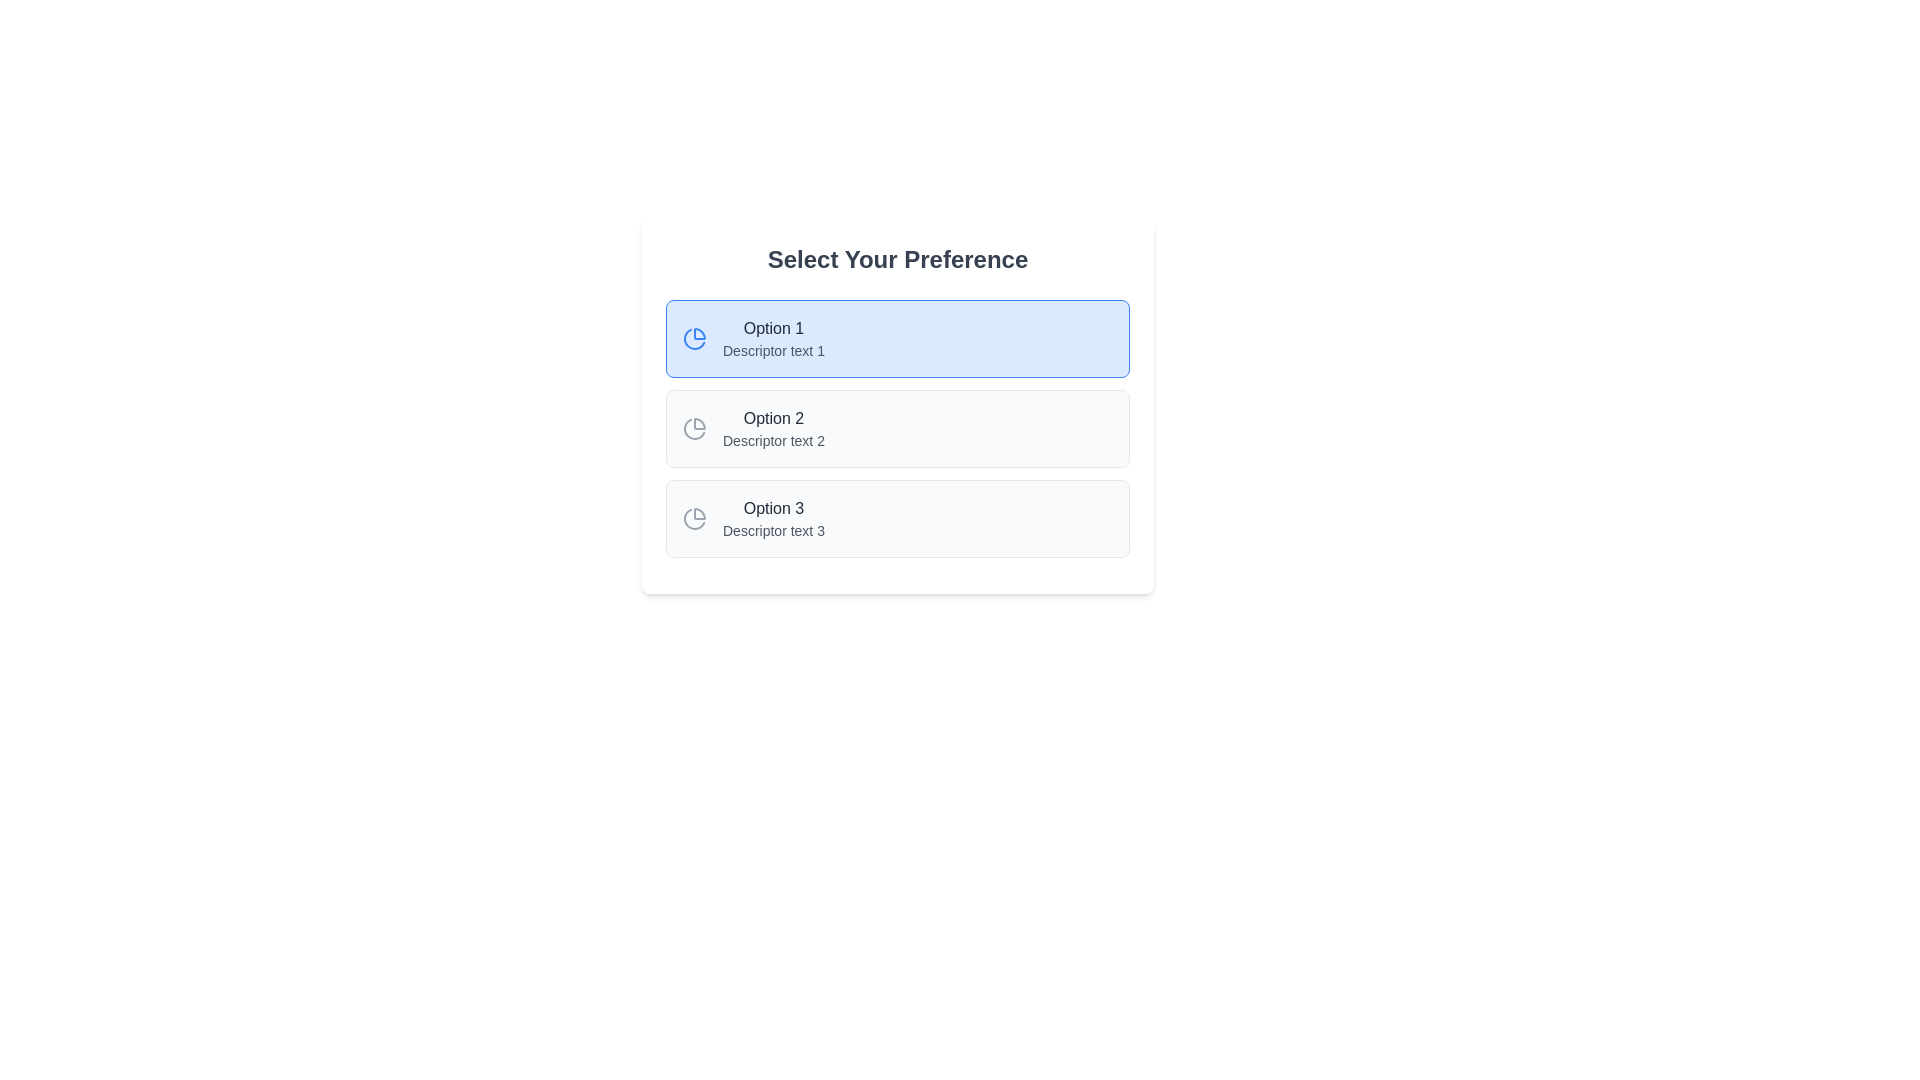 The image size is (1920, 1080). What do you see at coordinates (772, 427) in the screenshot?
I see `the selectable option labeled 'Option 2' which includes the descriptor text 'Descriptor text 2'` at bounding box center [772, 427].